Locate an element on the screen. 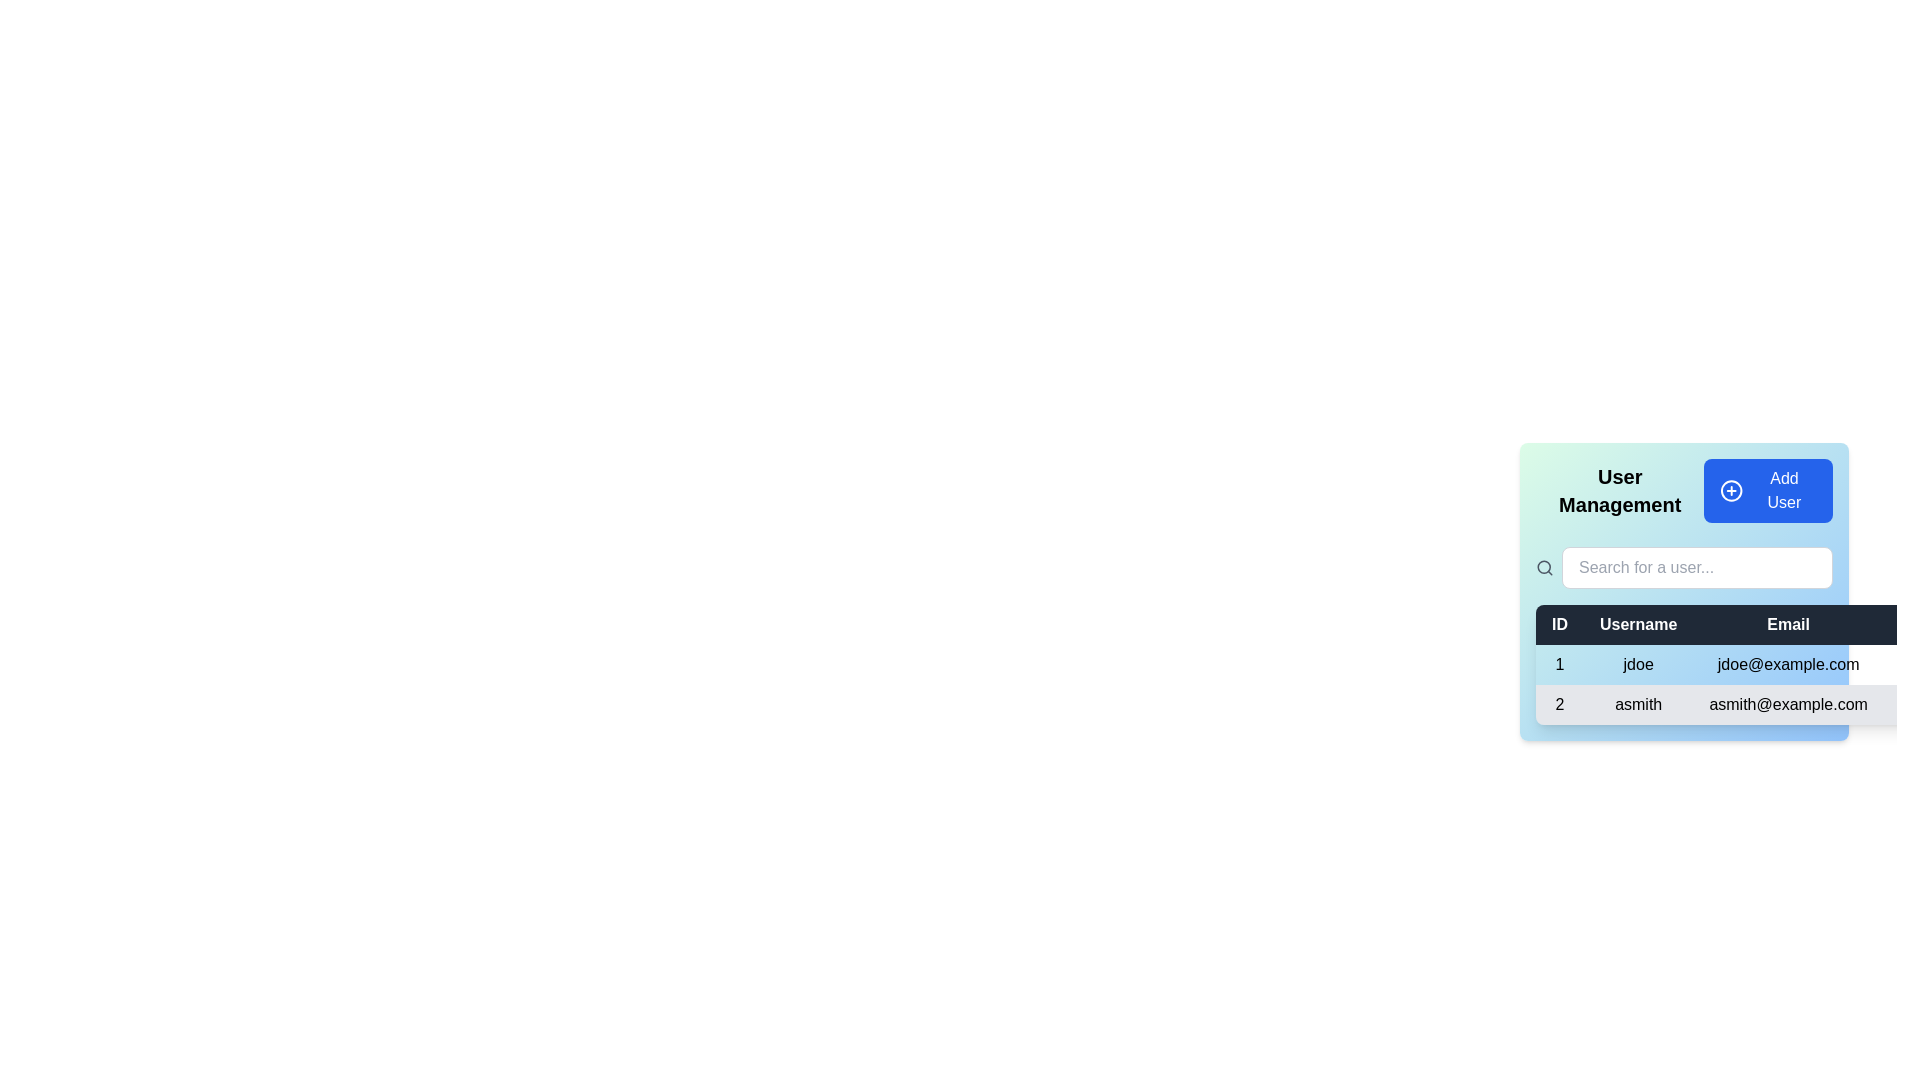  the circular icon located in the center of the button to the right of the 'User Management' label, which is part of the upper right toolbar in the user interface is located at coordinates (1731, 490).